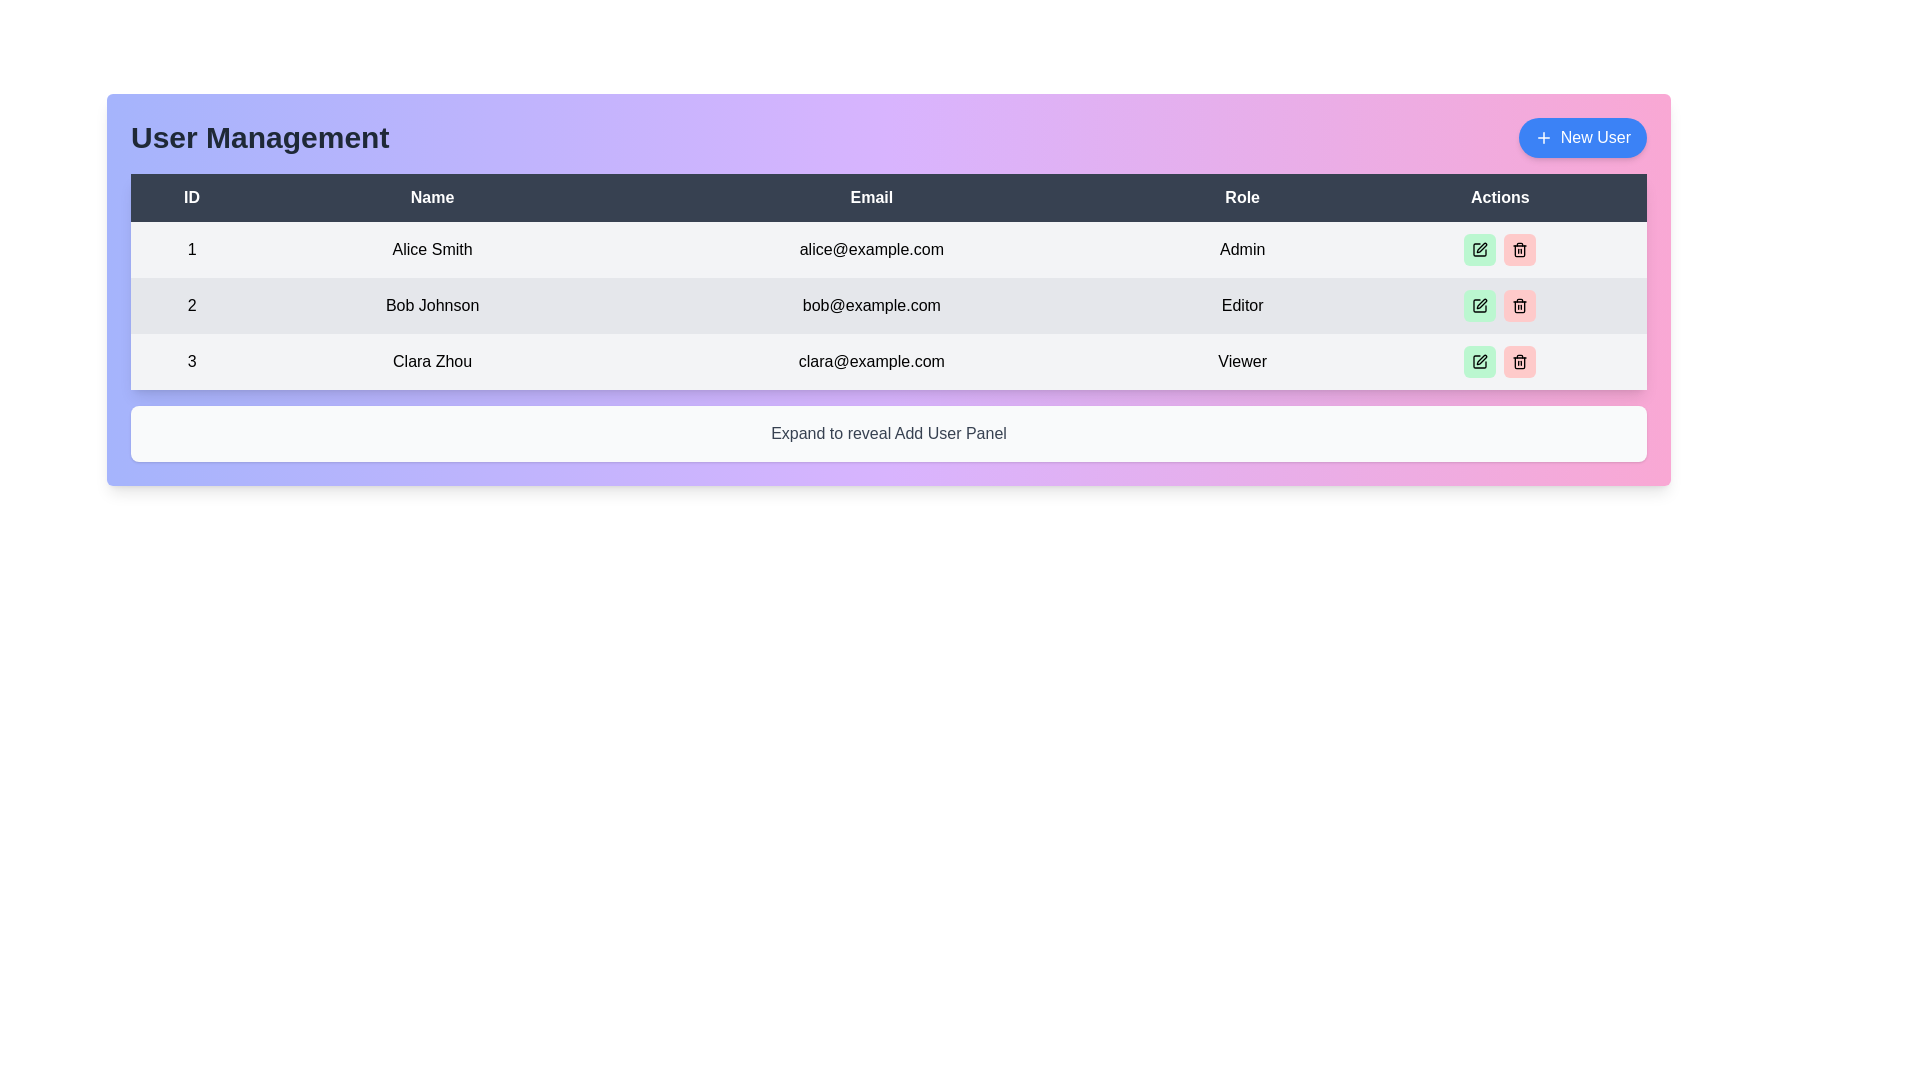 The image size is (1920, 1080). What do you see at coordinates (431, 305) in the screenshot?
I see `the text label displaying 'Bob Johnson' in the second row of the table under the 'Name' column, which is styled in black font on a light gray background` at bounding box center [431, 305].